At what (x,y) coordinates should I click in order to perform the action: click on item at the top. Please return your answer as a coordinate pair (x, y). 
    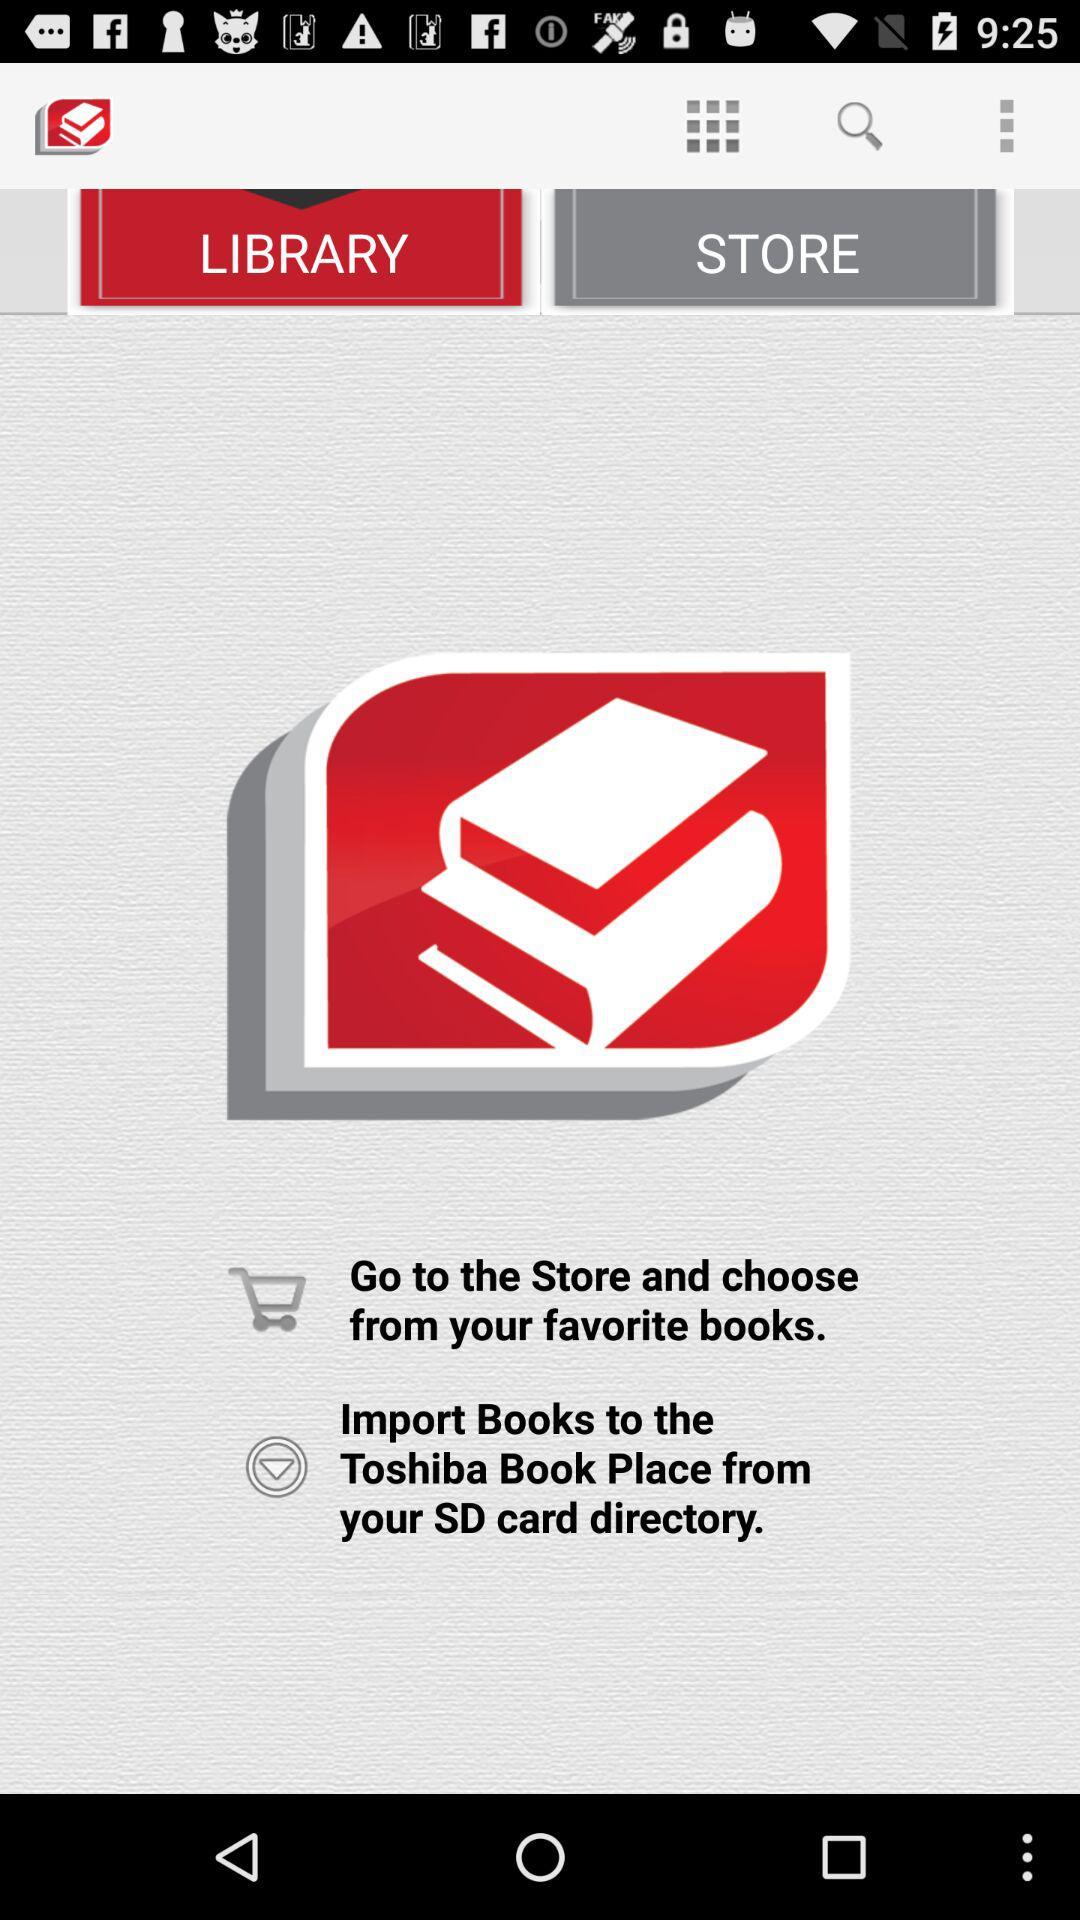
    Looking at the image, I should click on (711, 124).